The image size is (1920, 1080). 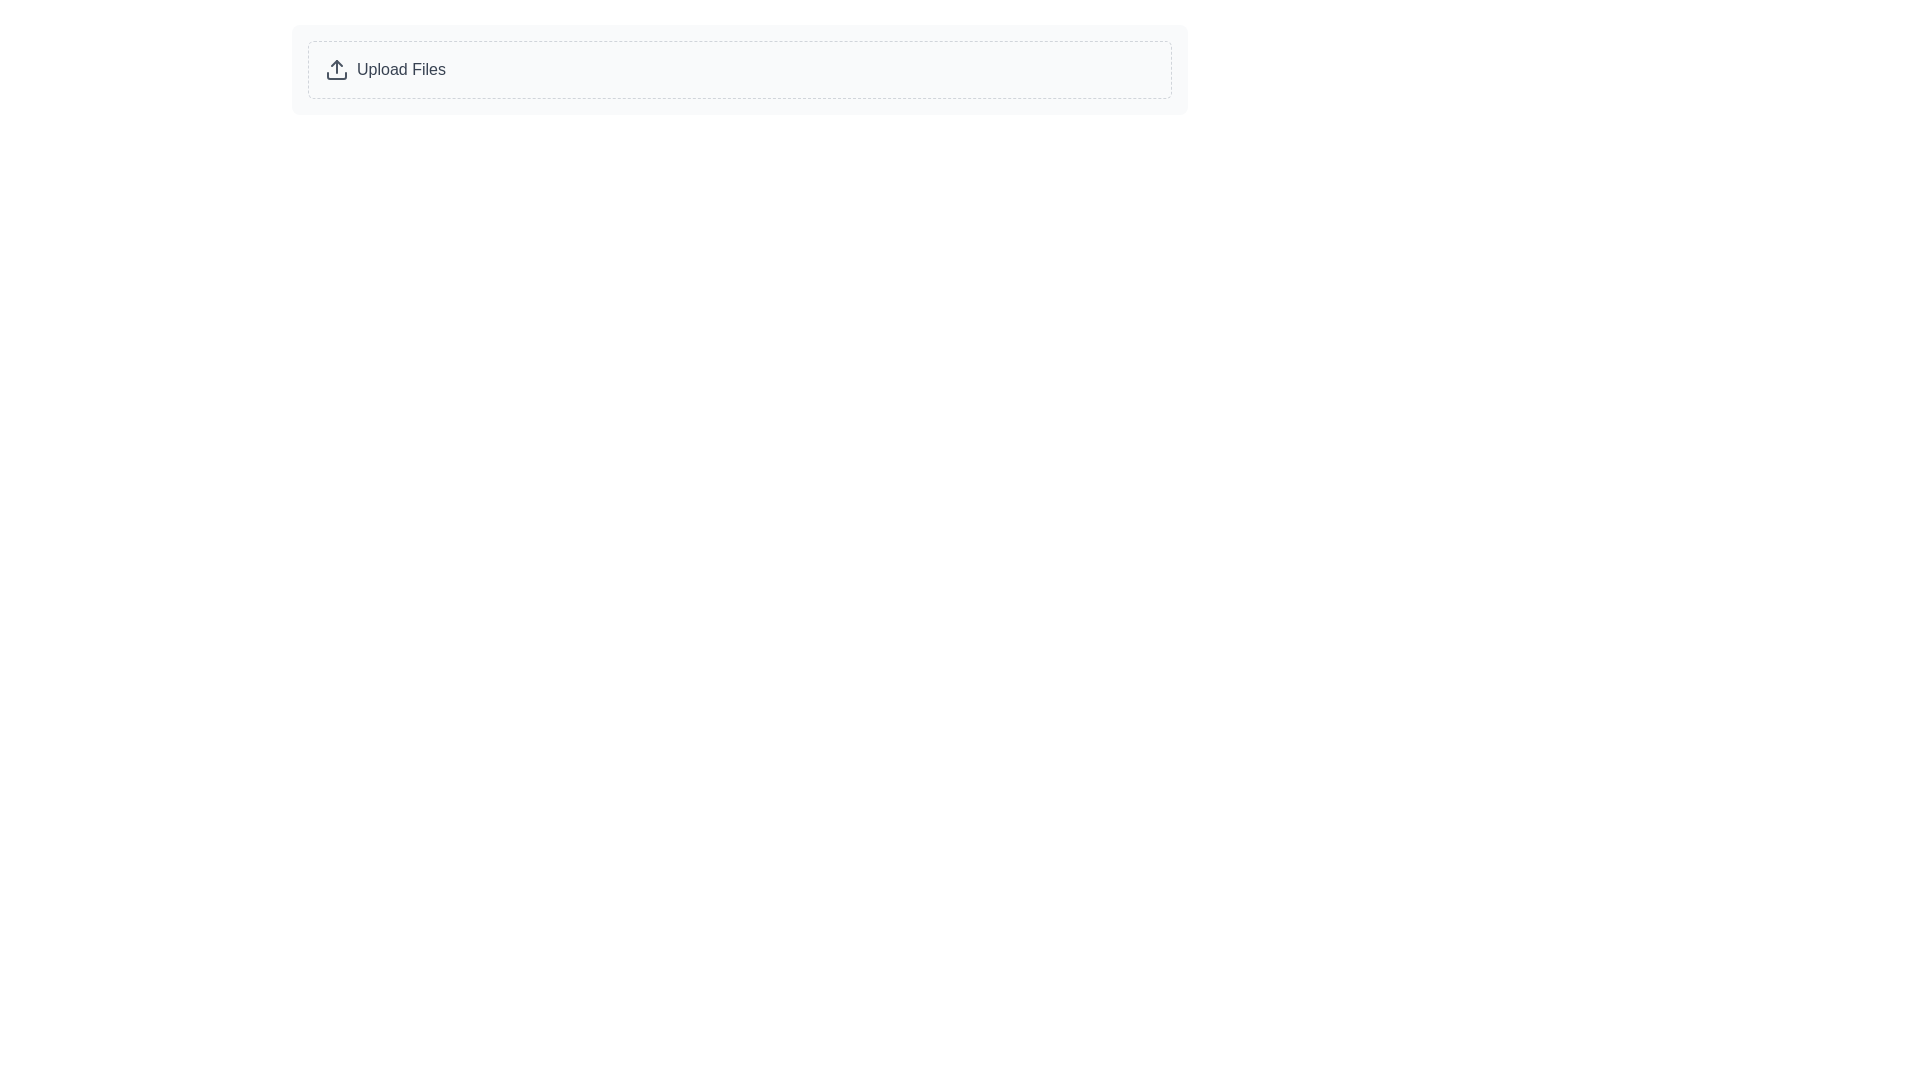 I want to click on descriptive text label associated with the upload functionality located inside a bordered box to the right of the upload icon, so click(x=400, y=68).